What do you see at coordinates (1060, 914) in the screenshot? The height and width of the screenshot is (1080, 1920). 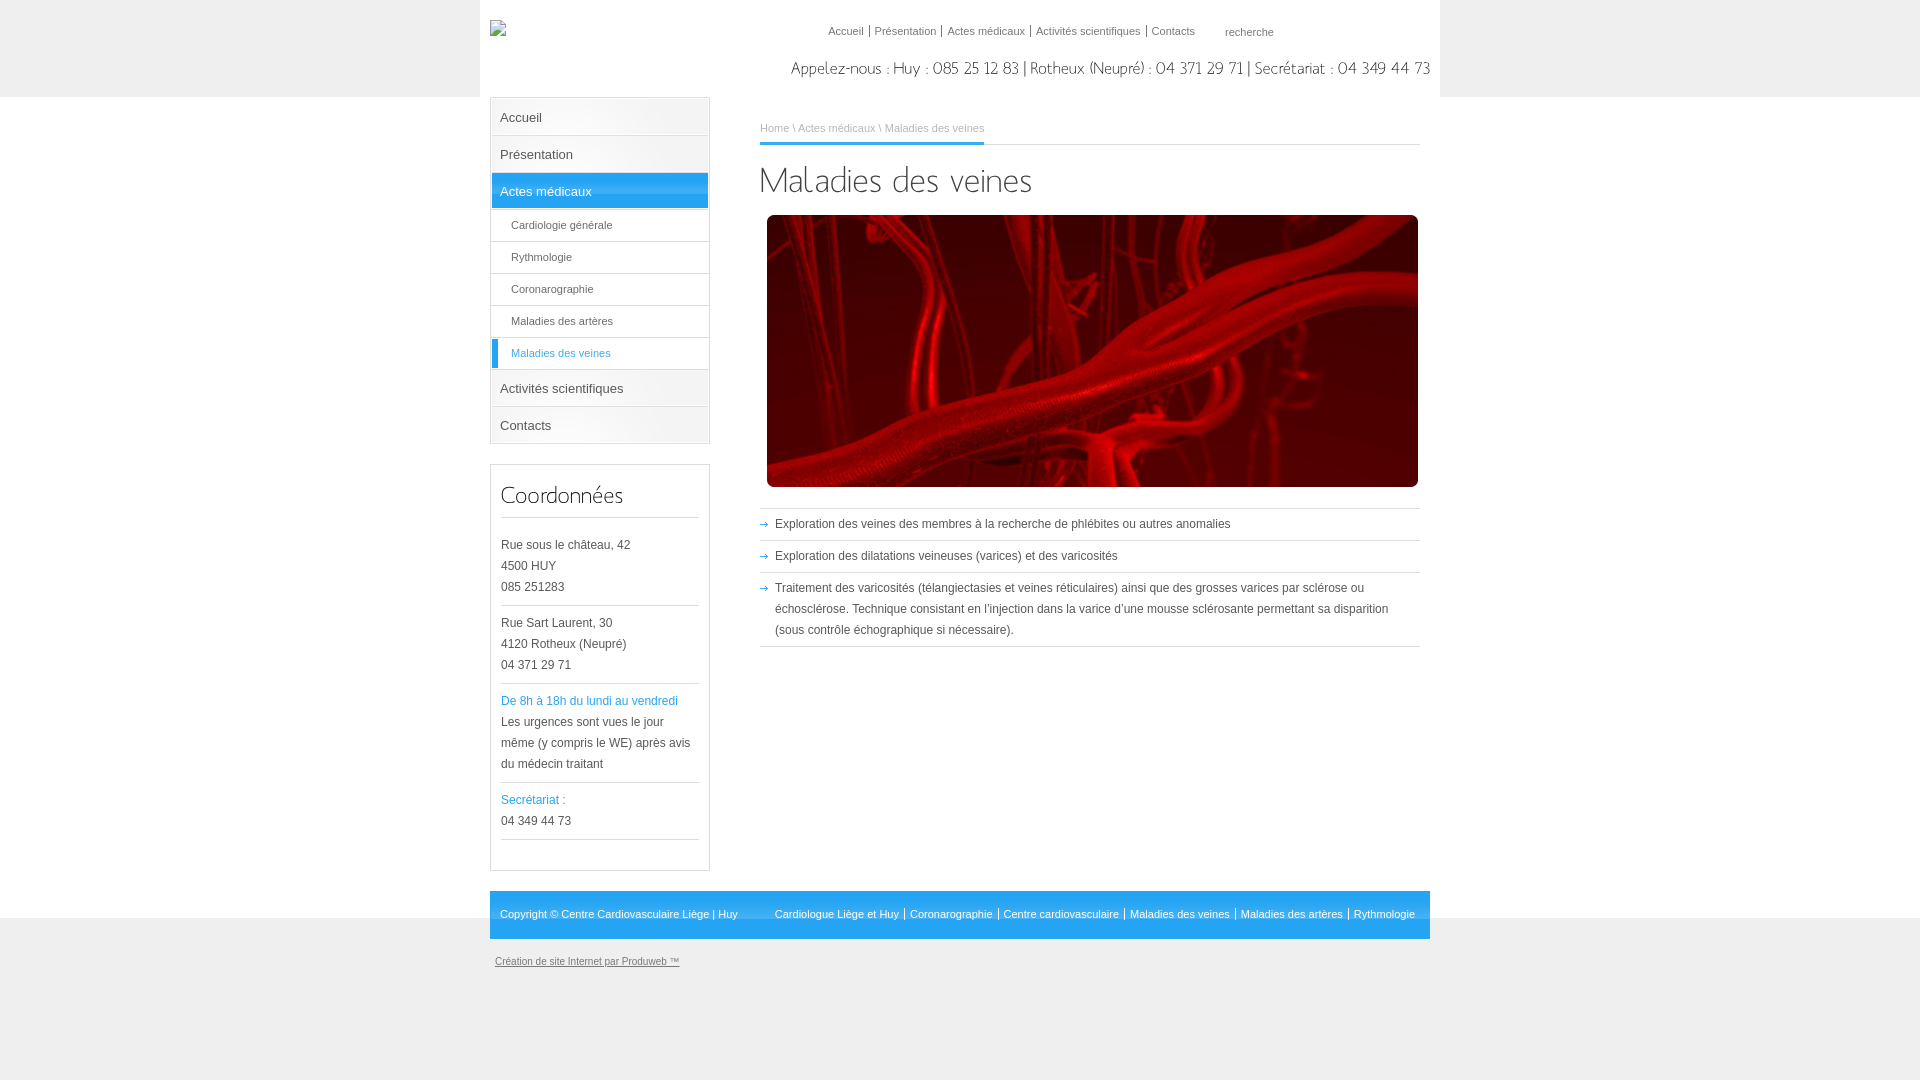 I see `'Centre cardiovasculaire'` at bounding box center [1060, 914].